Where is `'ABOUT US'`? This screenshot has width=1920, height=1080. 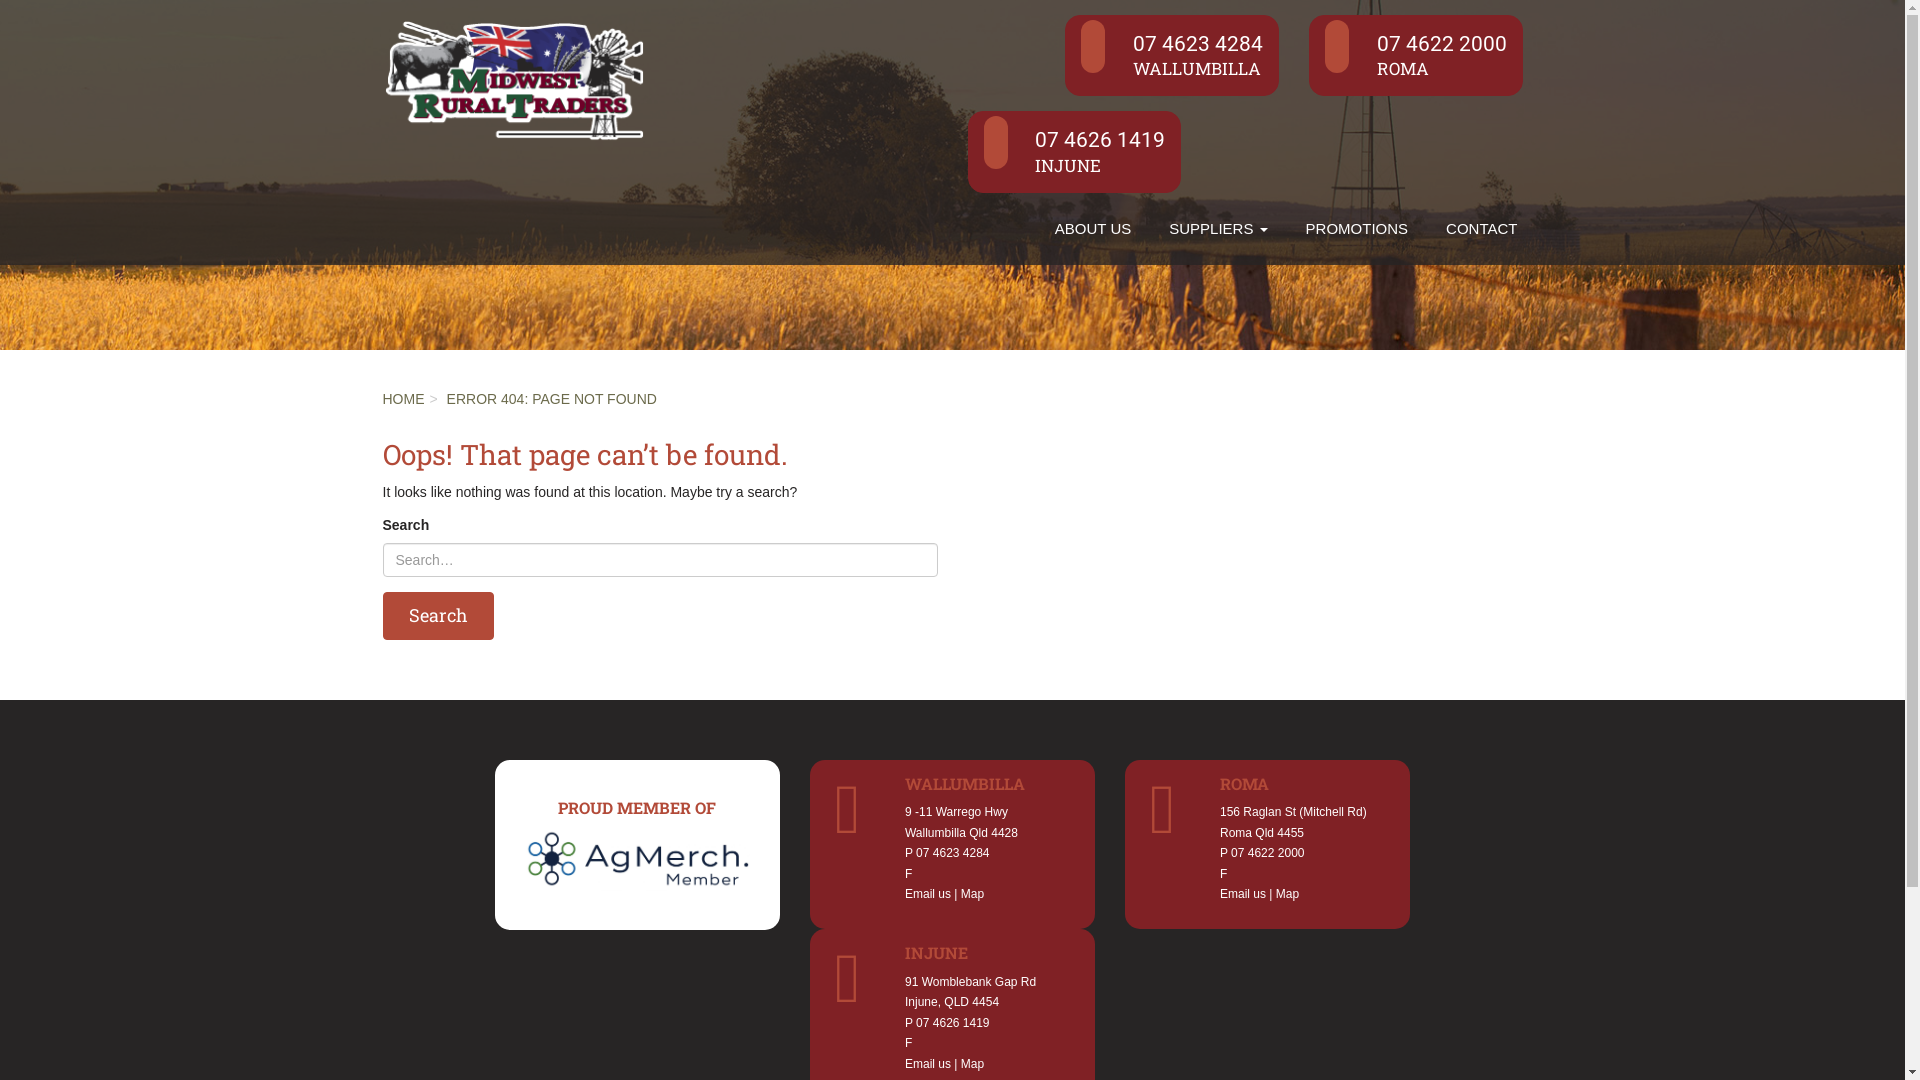
'ABOUT US' is located at coordinates (1036, 227).